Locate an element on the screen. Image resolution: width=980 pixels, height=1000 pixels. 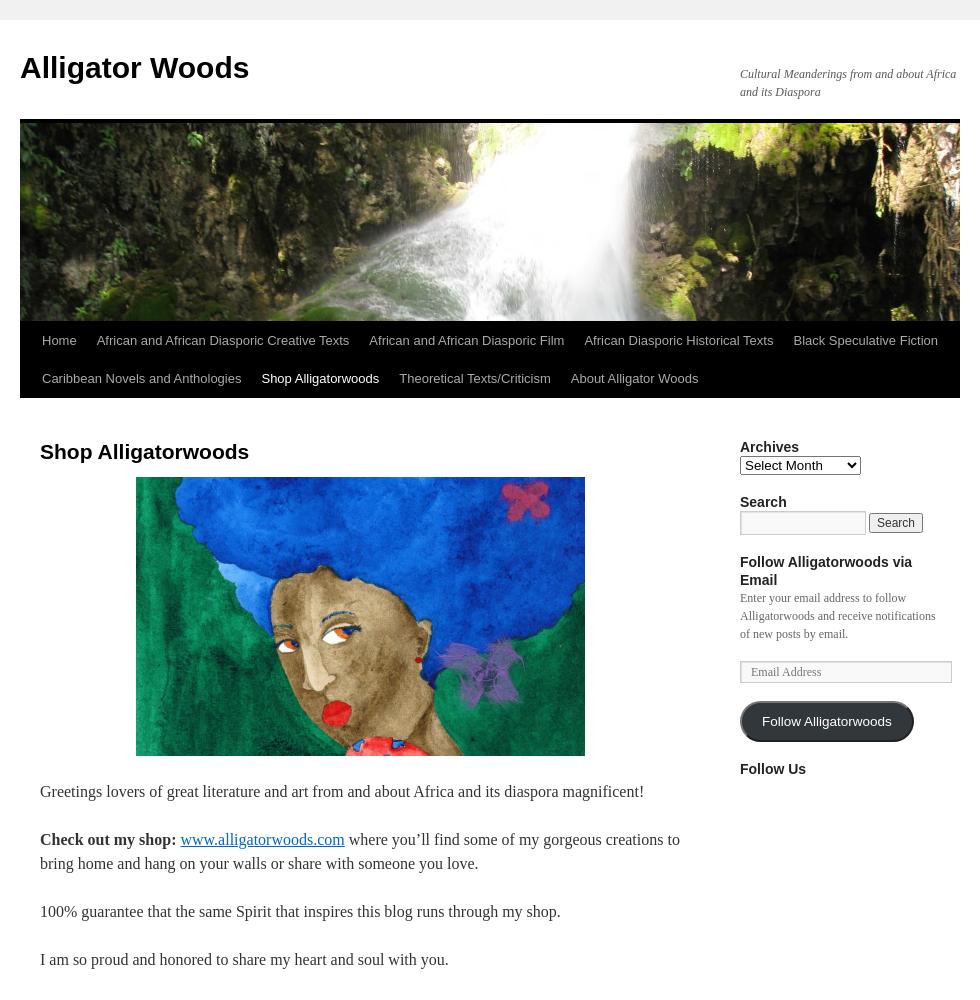
'www.alligatorwoods.com' is located at coordinates (261, 838).